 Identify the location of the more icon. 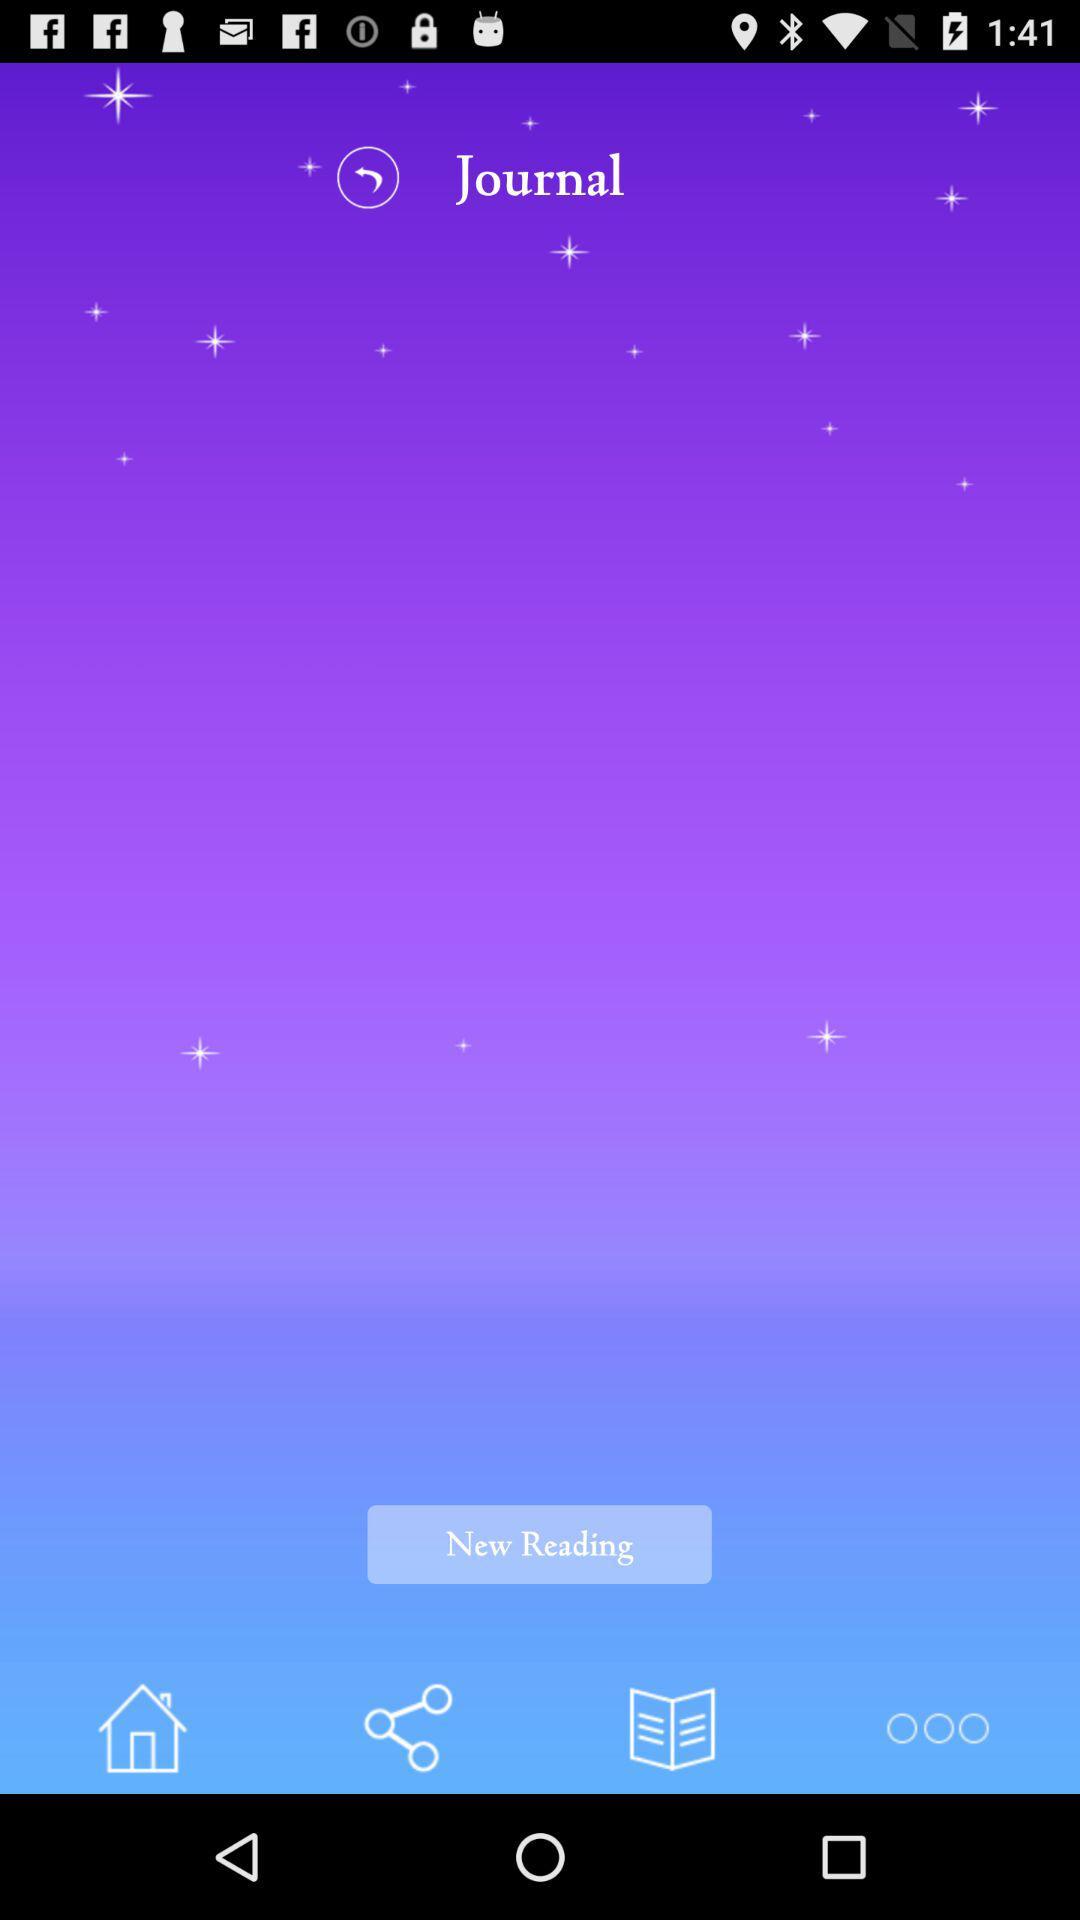
(937, 1848).